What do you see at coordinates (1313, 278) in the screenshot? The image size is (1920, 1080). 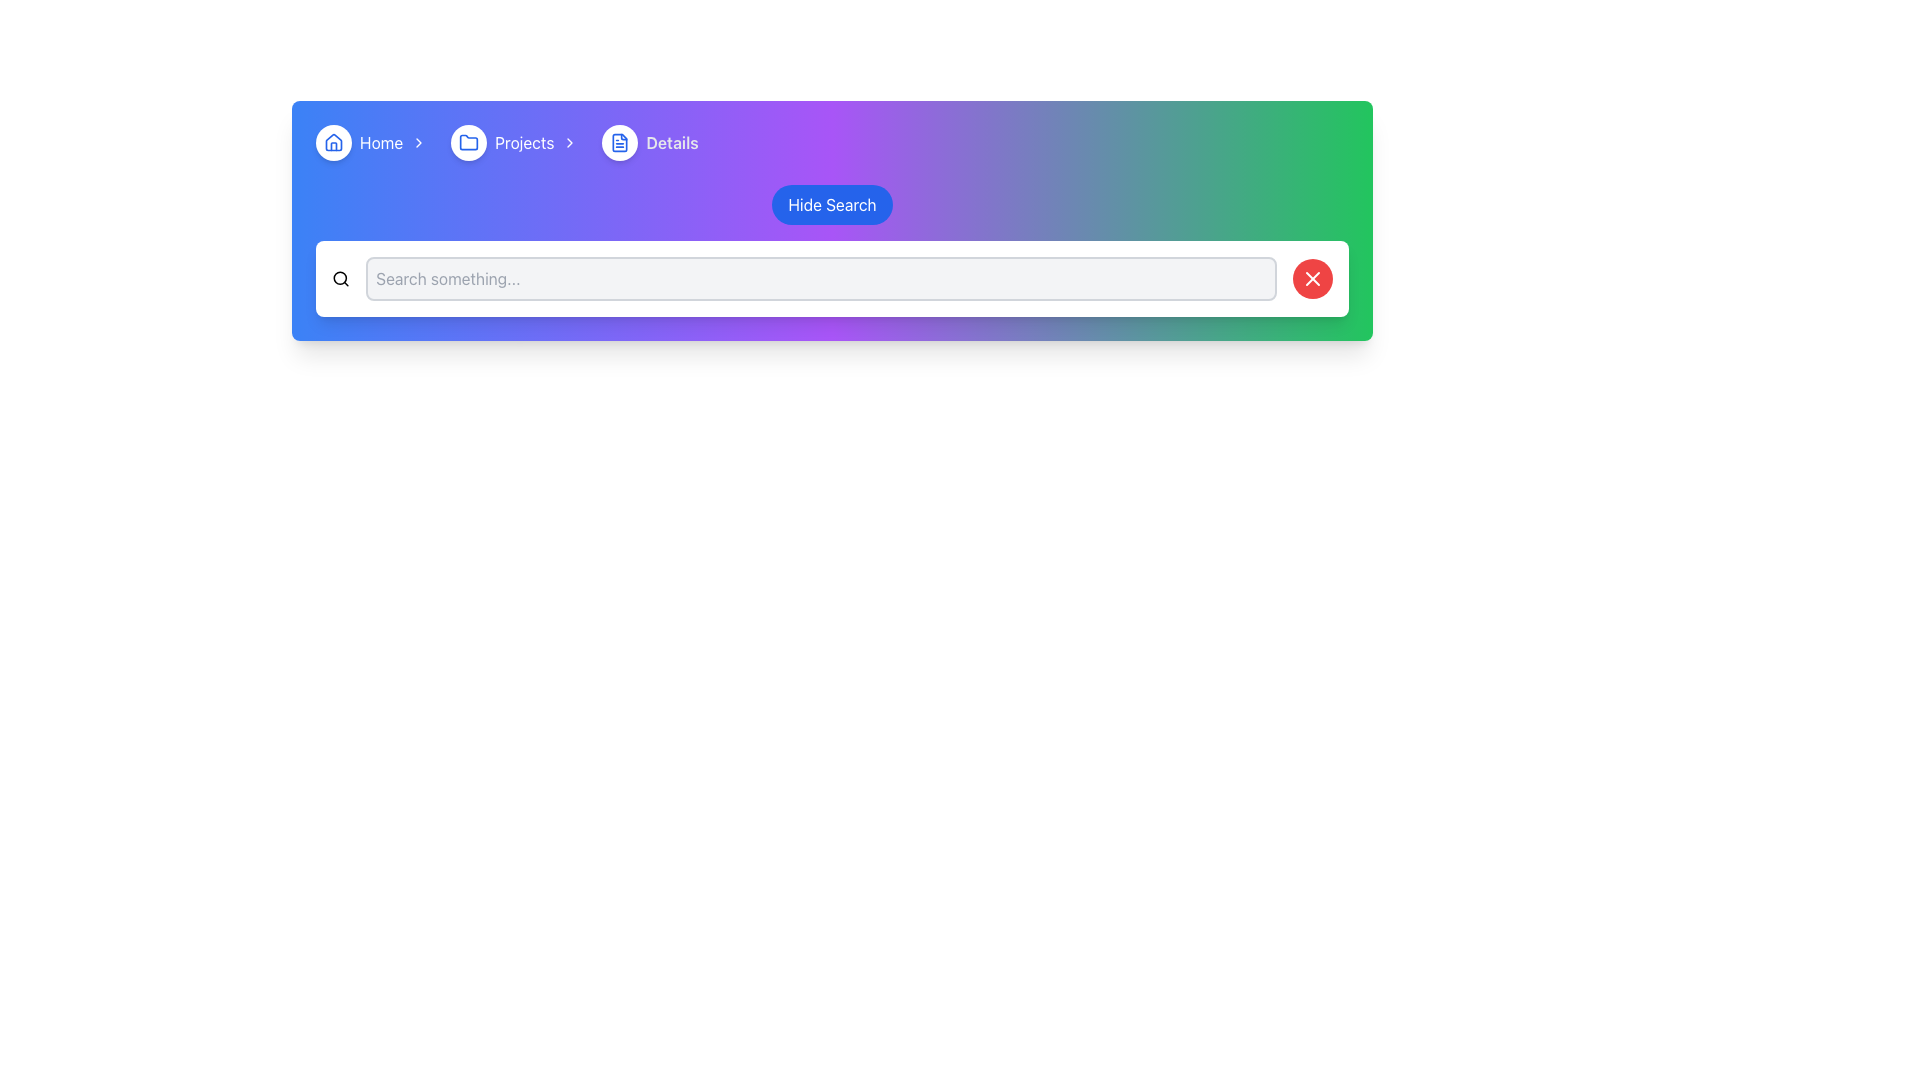 I see `the close button located at the far-right end of the search bar to clear its contents` at bounding box center [1313, 278].